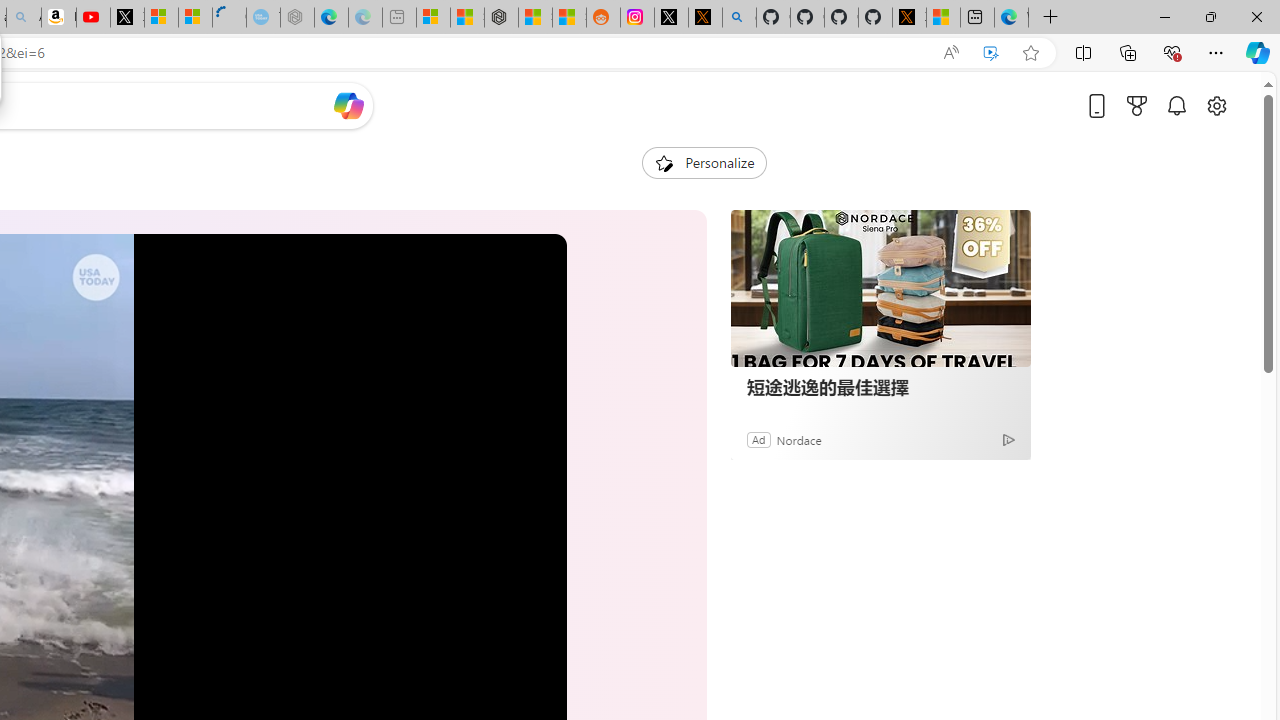 The height and width of the screenshot is (720, 1280). I want to click on 'X Privacy Policy', so click(908, 17).